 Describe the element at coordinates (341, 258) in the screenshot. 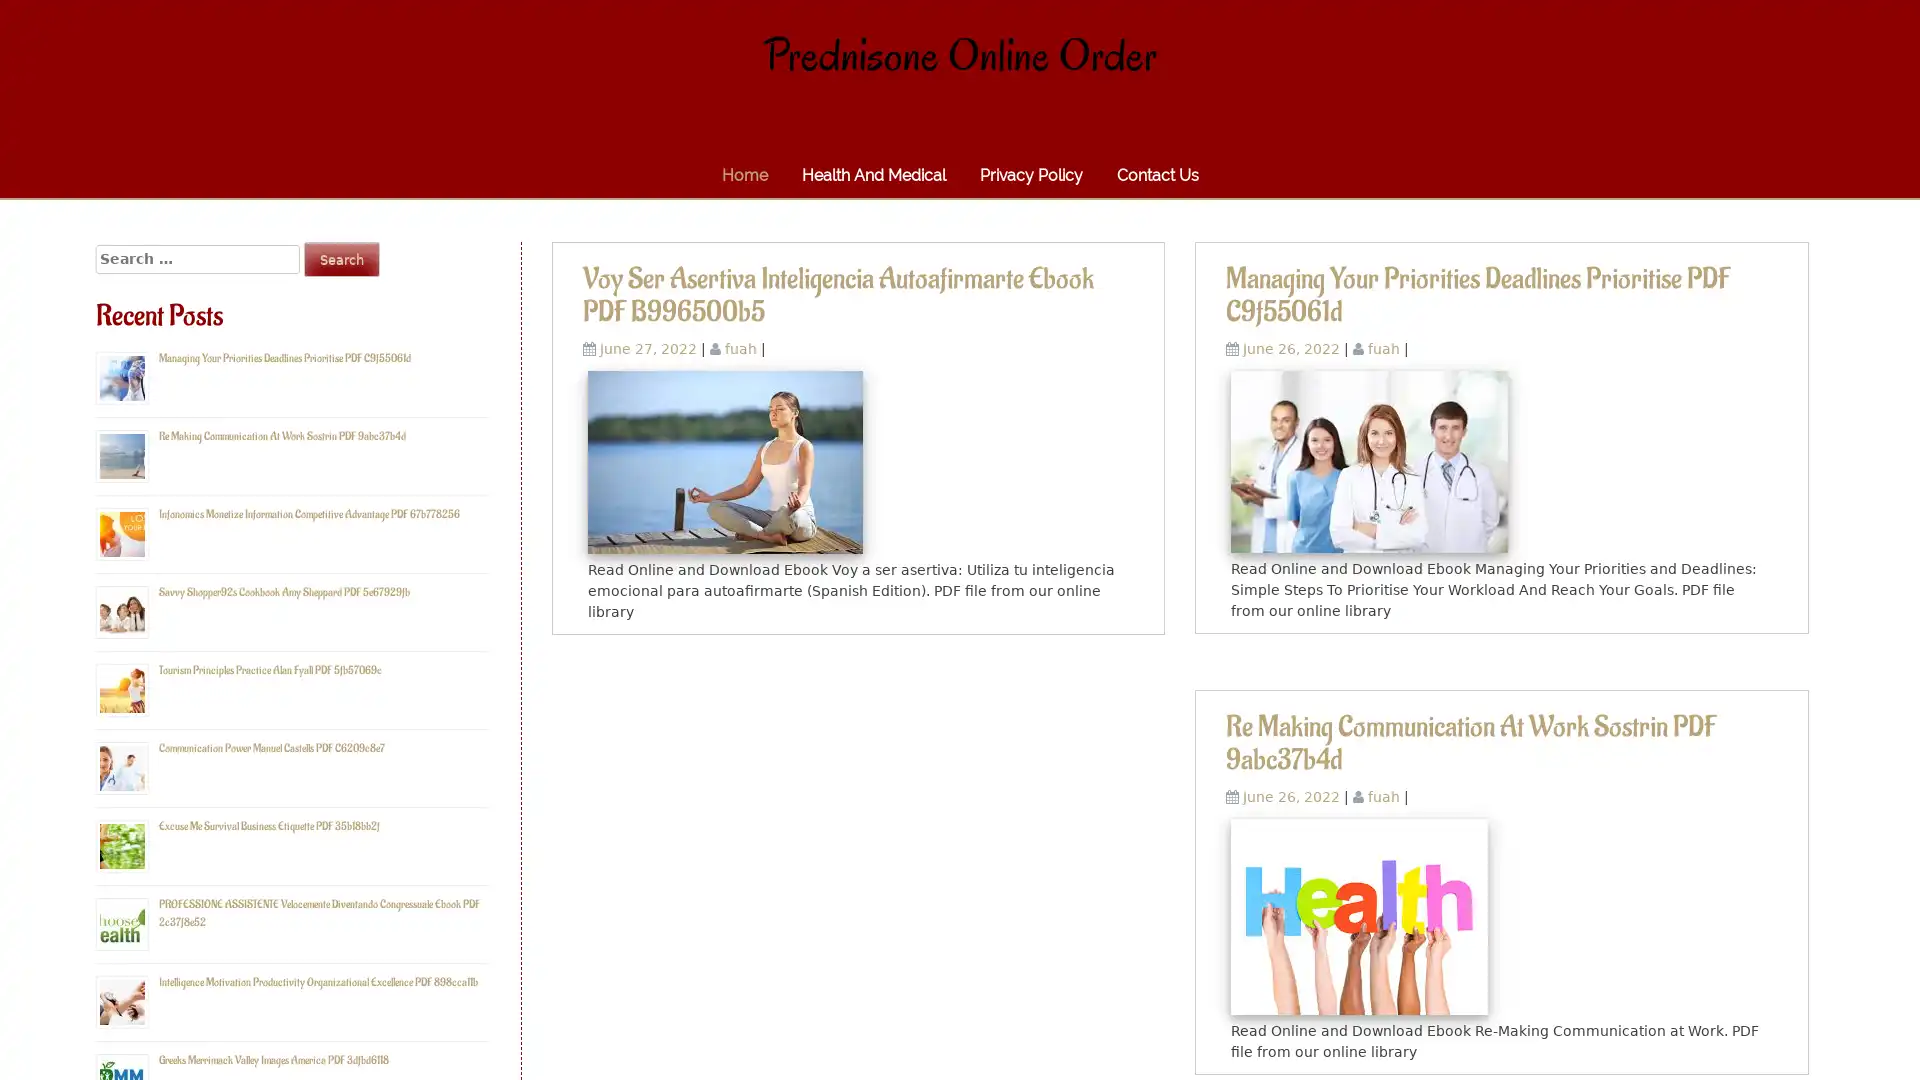

I see `Search` at that location.